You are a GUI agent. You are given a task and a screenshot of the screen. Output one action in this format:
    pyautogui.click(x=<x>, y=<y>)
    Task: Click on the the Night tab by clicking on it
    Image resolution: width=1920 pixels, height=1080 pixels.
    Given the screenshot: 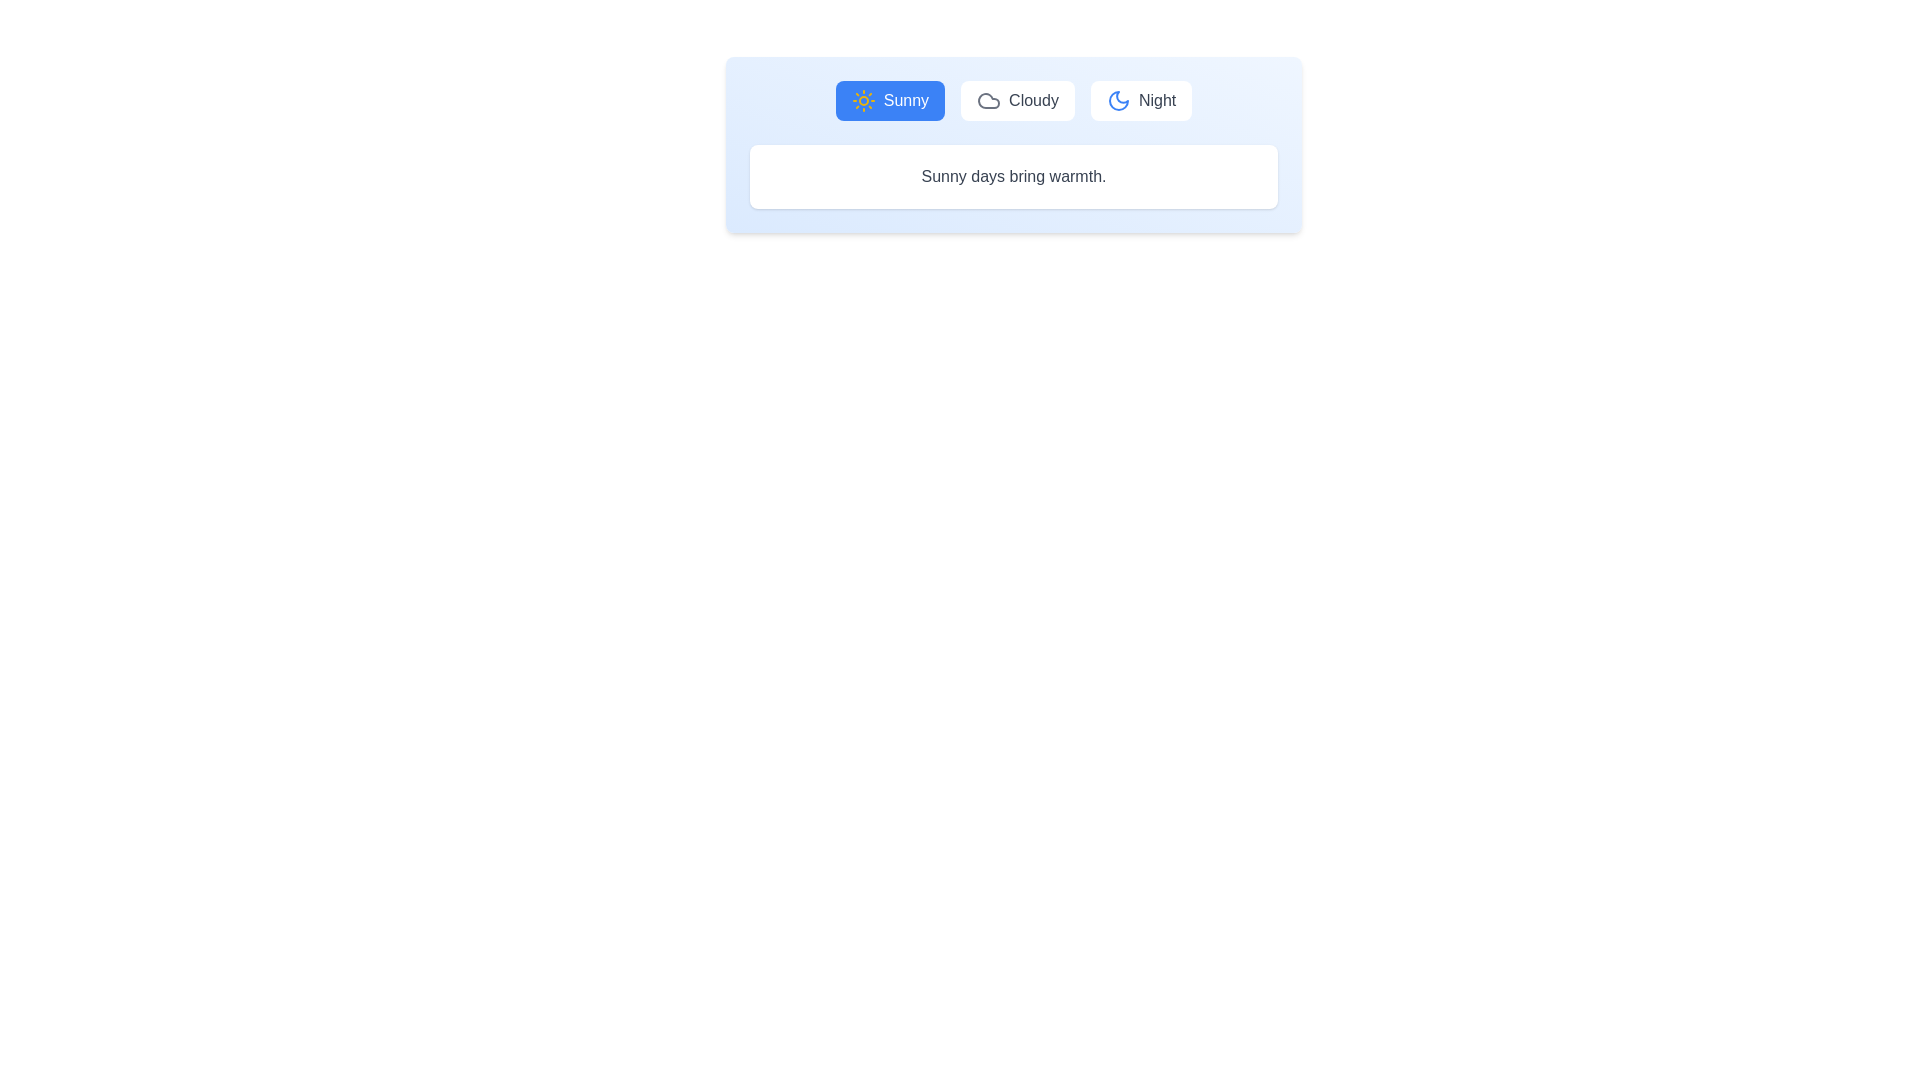 What is the action you would take?
    pyautogui.click(x=1141, y=100)
    